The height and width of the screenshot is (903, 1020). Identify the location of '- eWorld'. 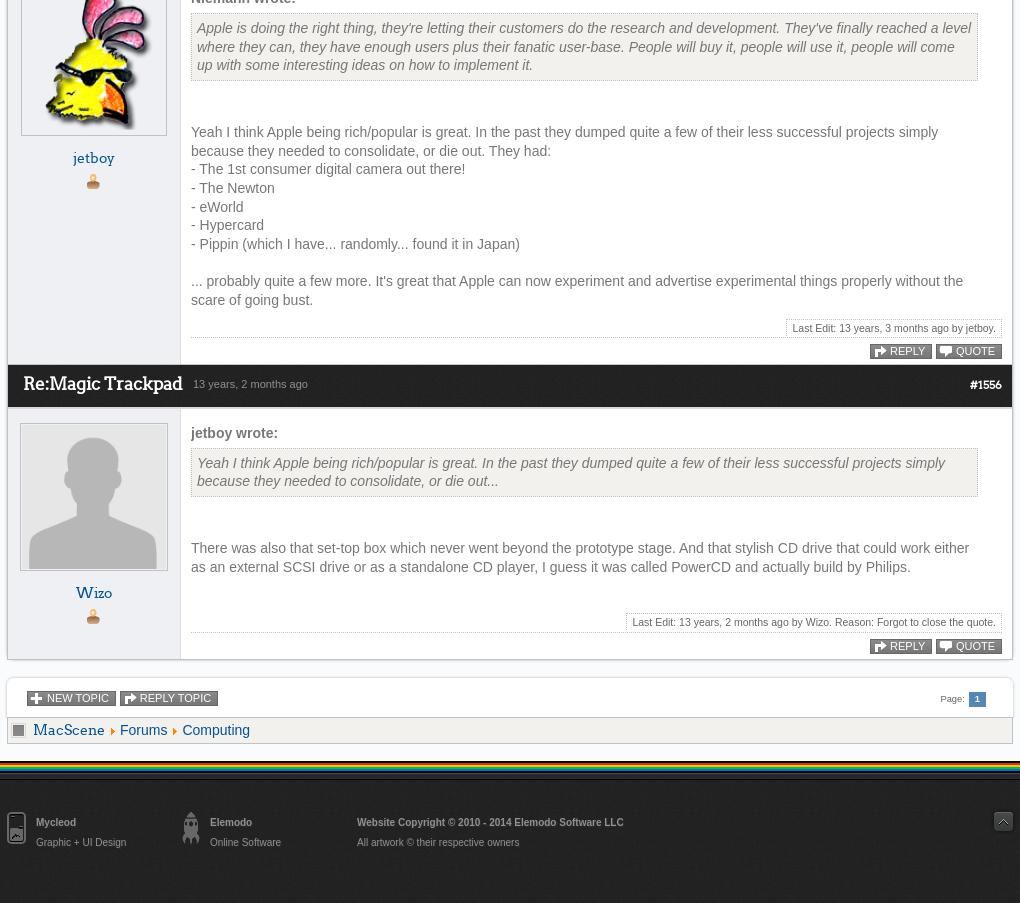
(190, 205).